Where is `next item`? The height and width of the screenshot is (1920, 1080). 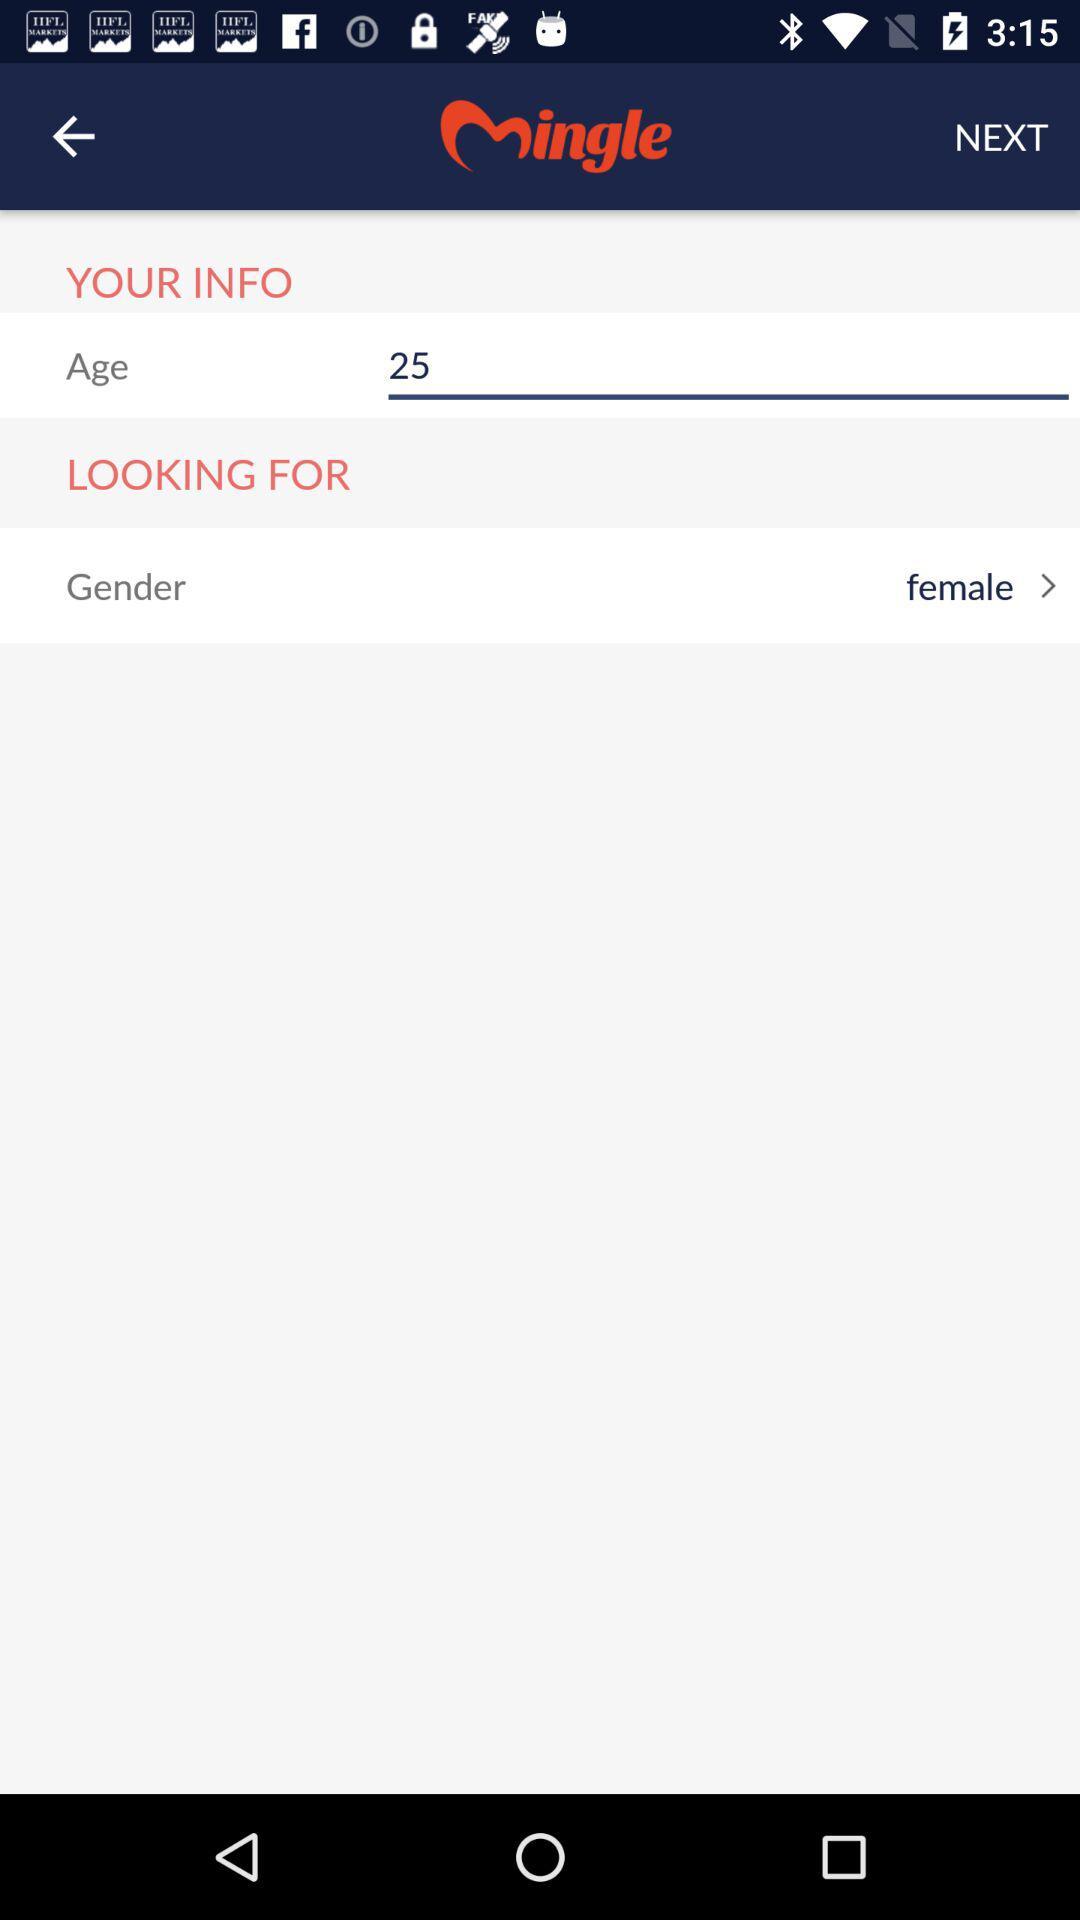 next item is located at coordinates (1001, 135).